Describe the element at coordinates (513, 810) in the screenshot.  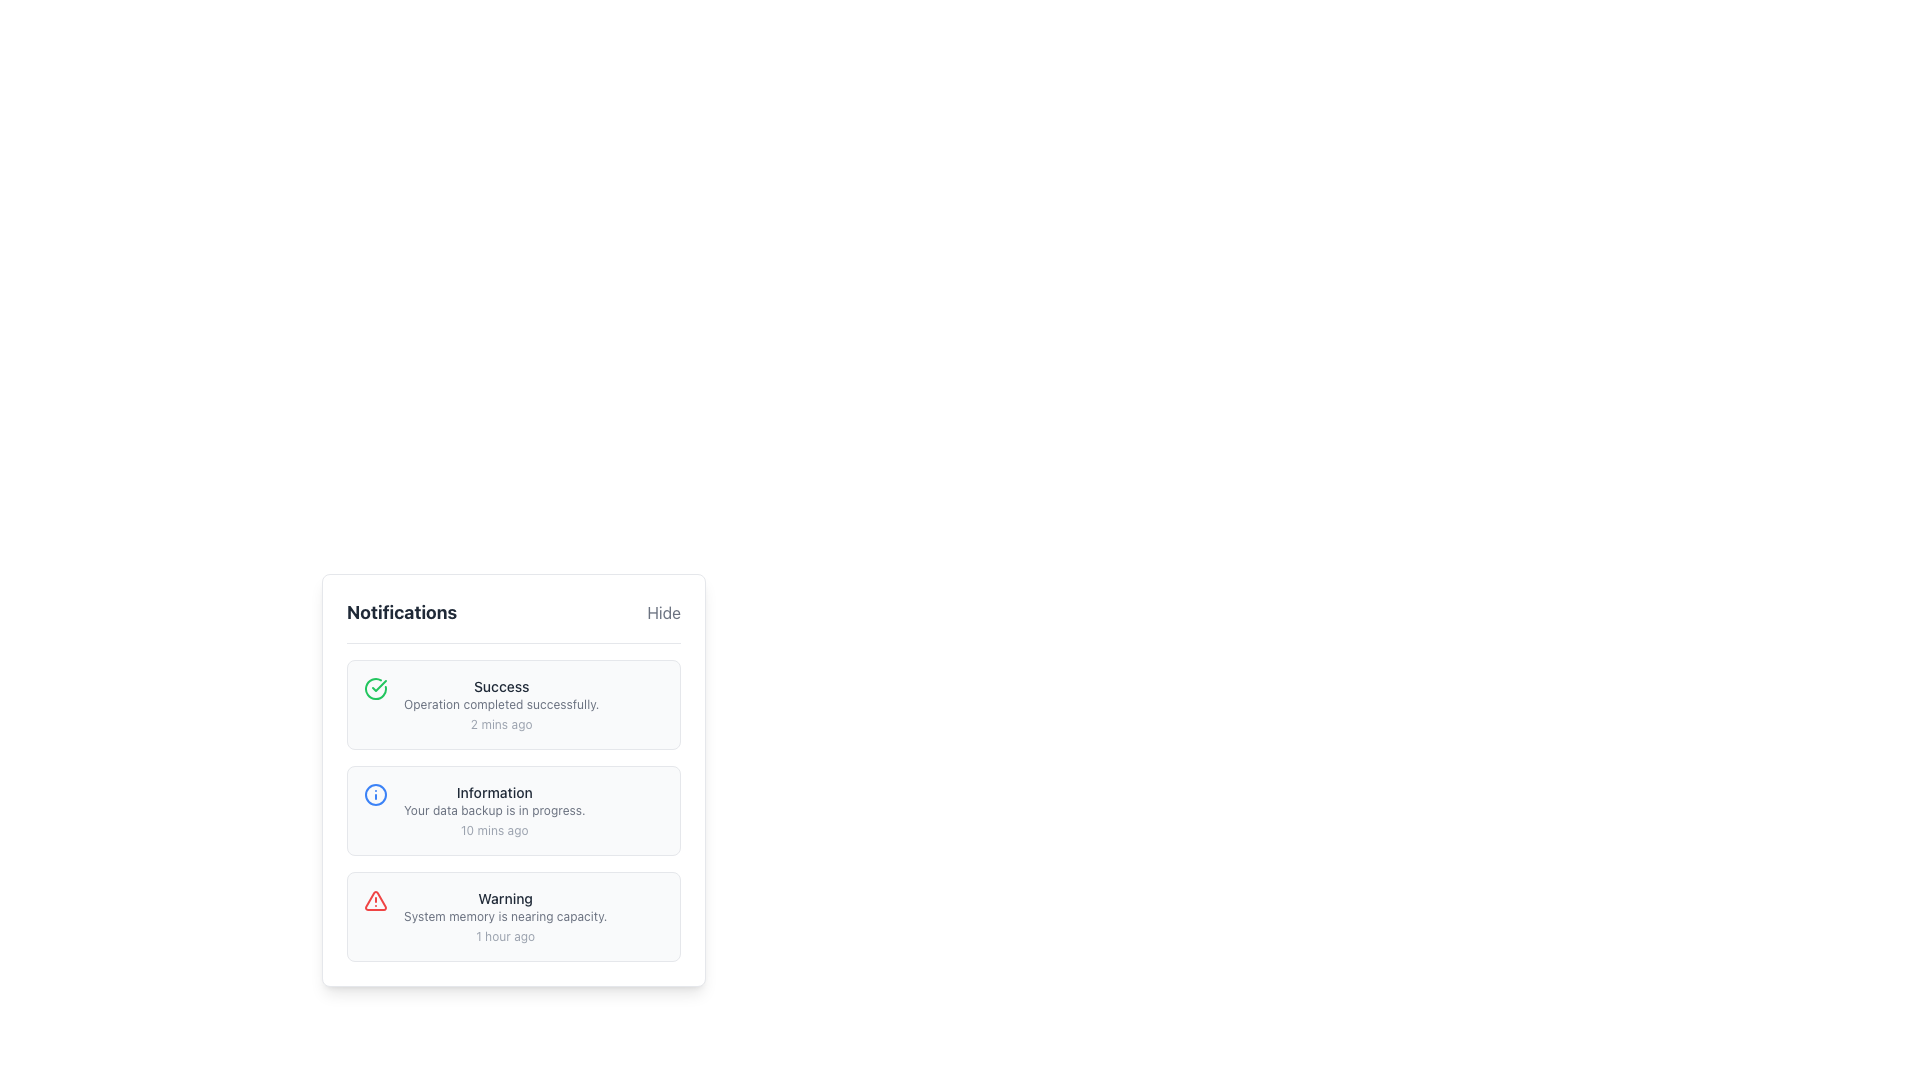
I see `the second notification card in the notifications panel that informs about an ongoing data backup process` at that location.